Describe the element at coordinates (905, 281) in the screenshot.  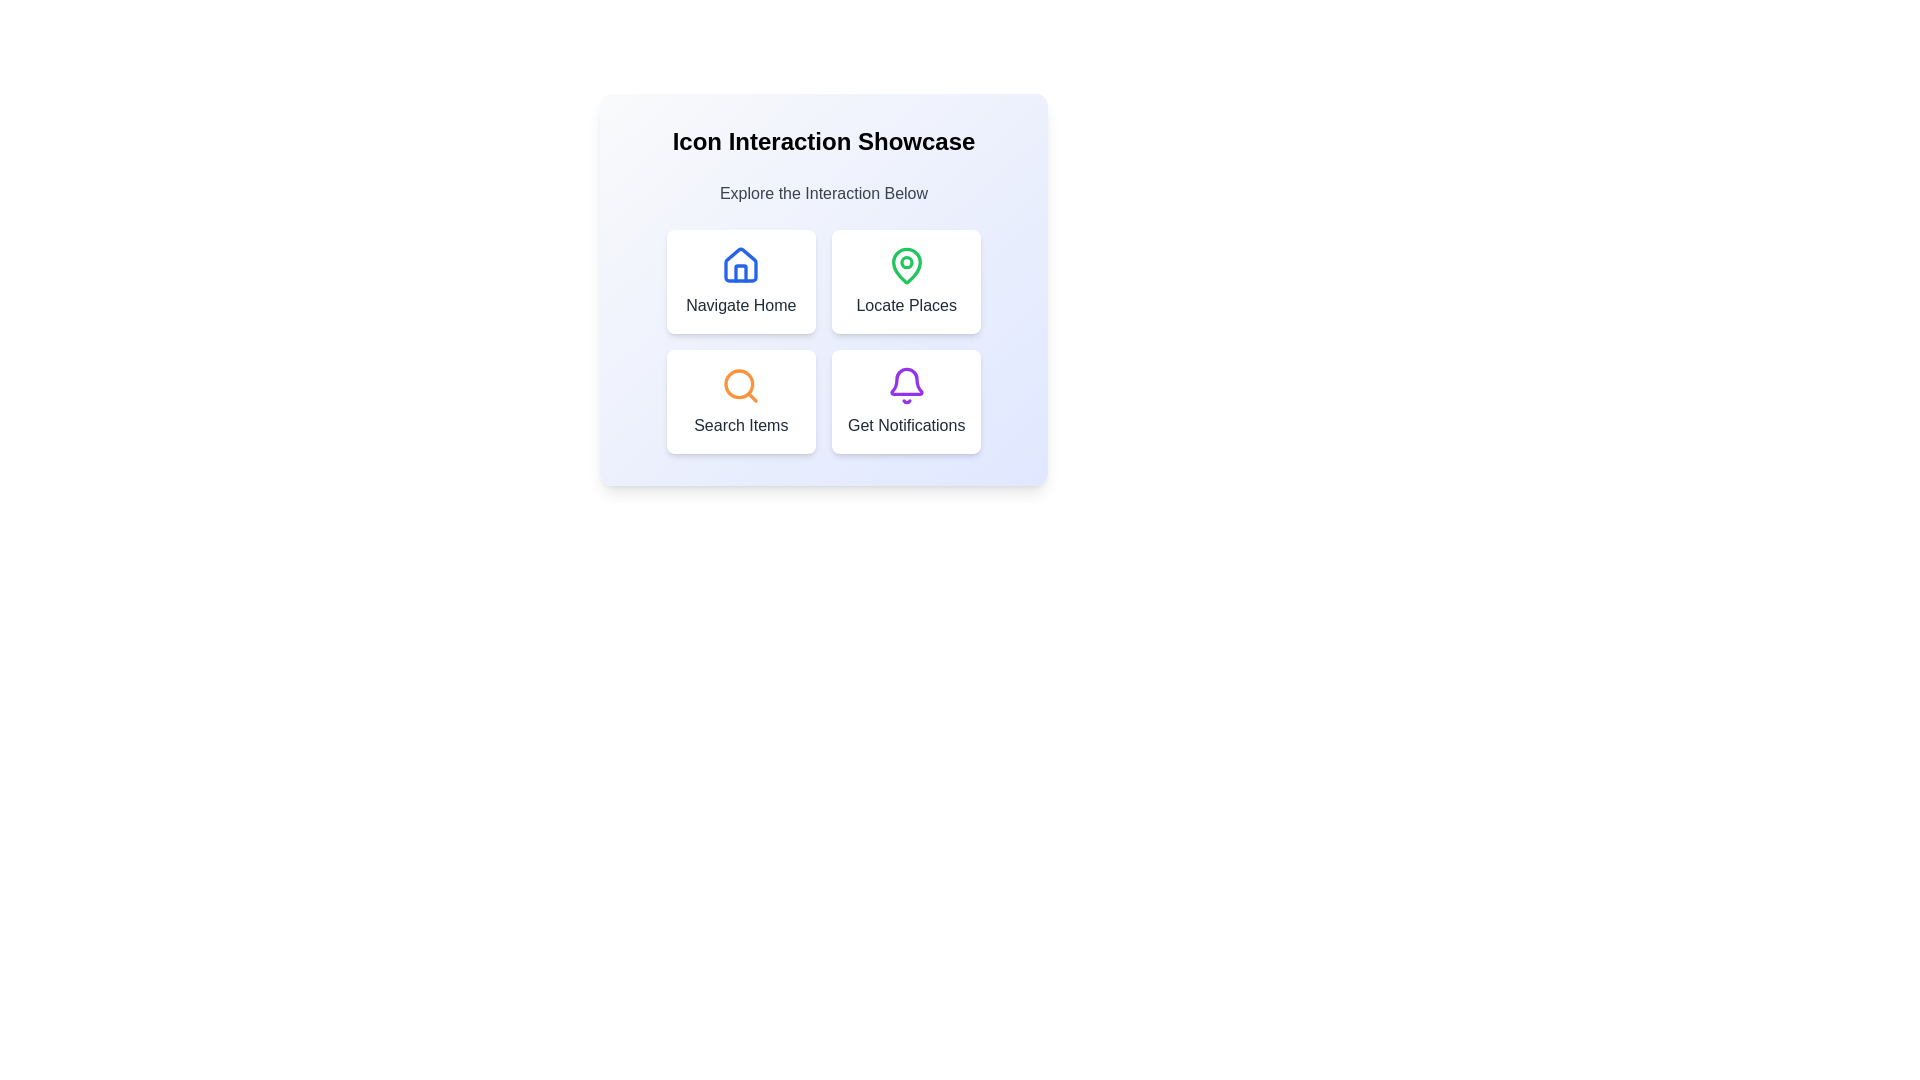
I see `the second Card Button in the grid layout to observe any visual effects` at that location.